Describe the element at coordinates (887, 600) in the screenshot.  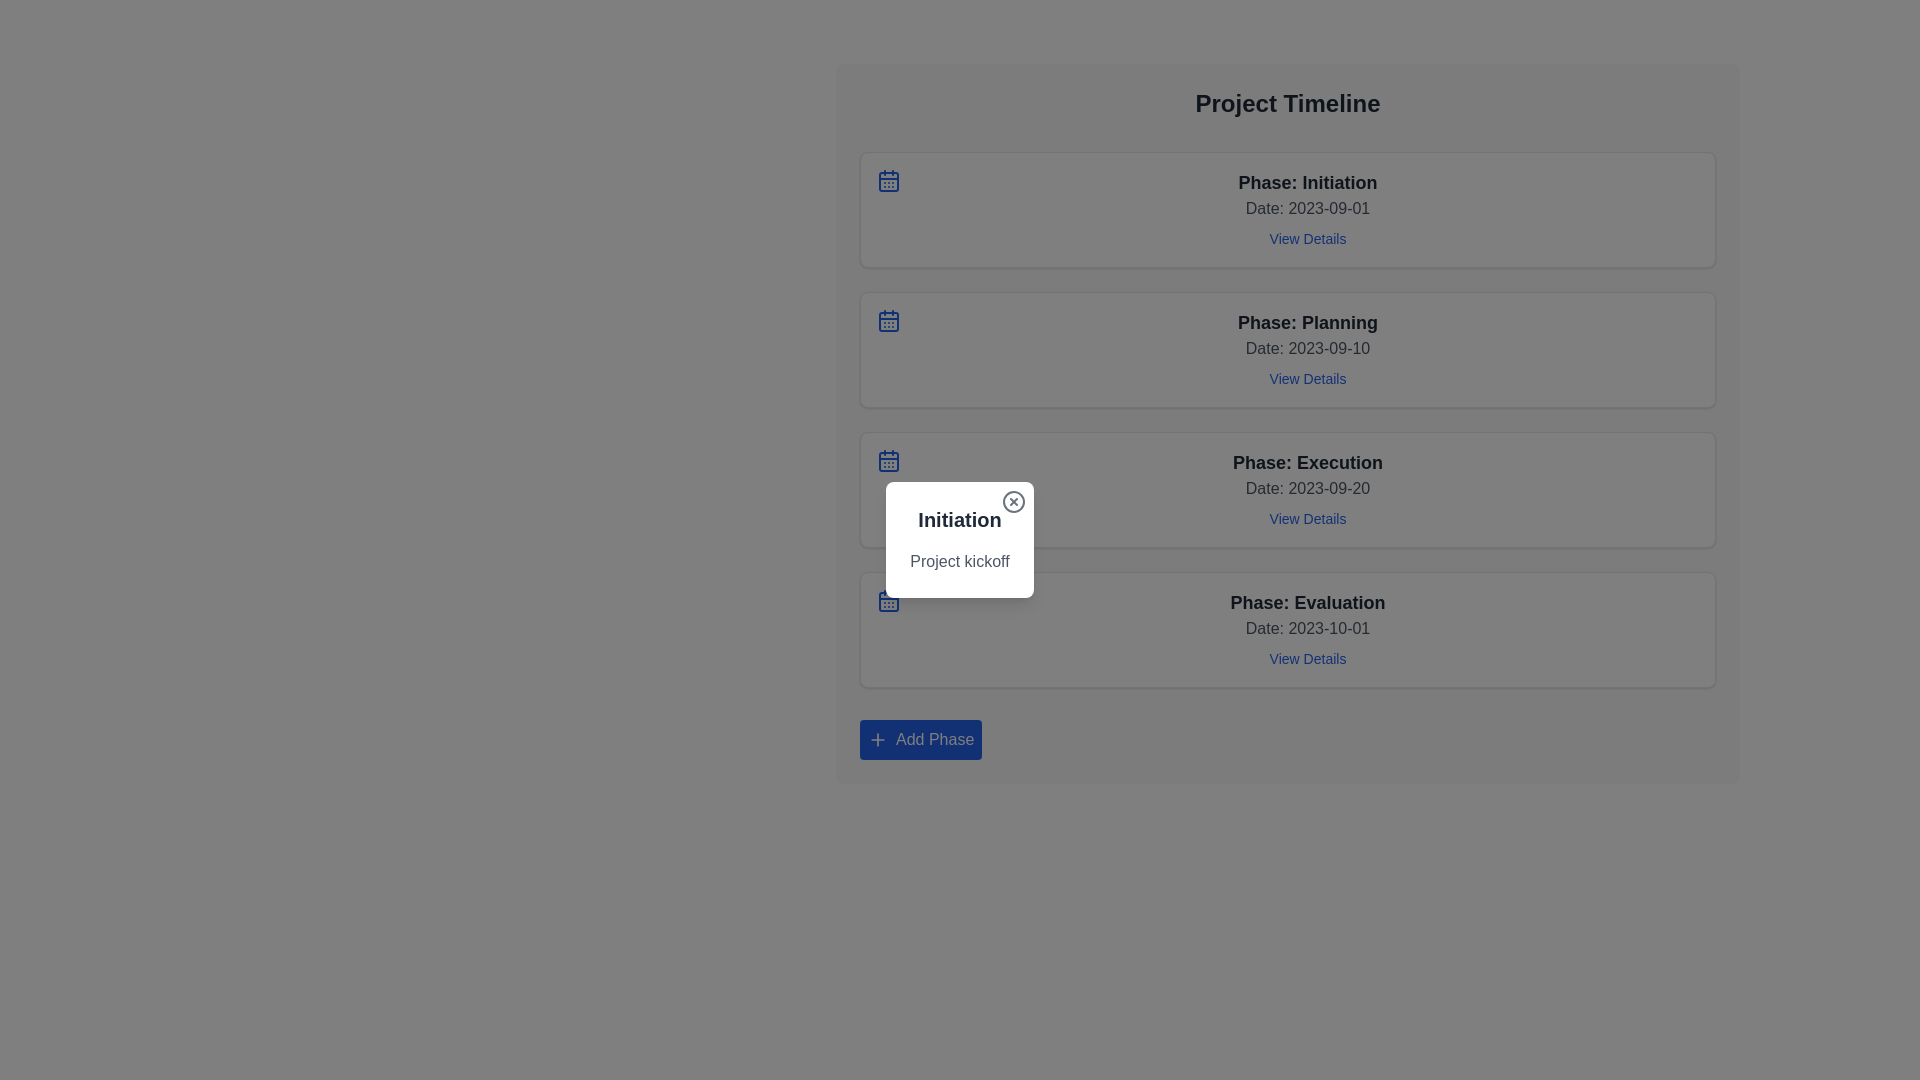
I see `the calendar icon located on the leftmost portion of the 'Phase: Evaluation' card, which is the fourth card in the vertical list of phase cards` at that location.